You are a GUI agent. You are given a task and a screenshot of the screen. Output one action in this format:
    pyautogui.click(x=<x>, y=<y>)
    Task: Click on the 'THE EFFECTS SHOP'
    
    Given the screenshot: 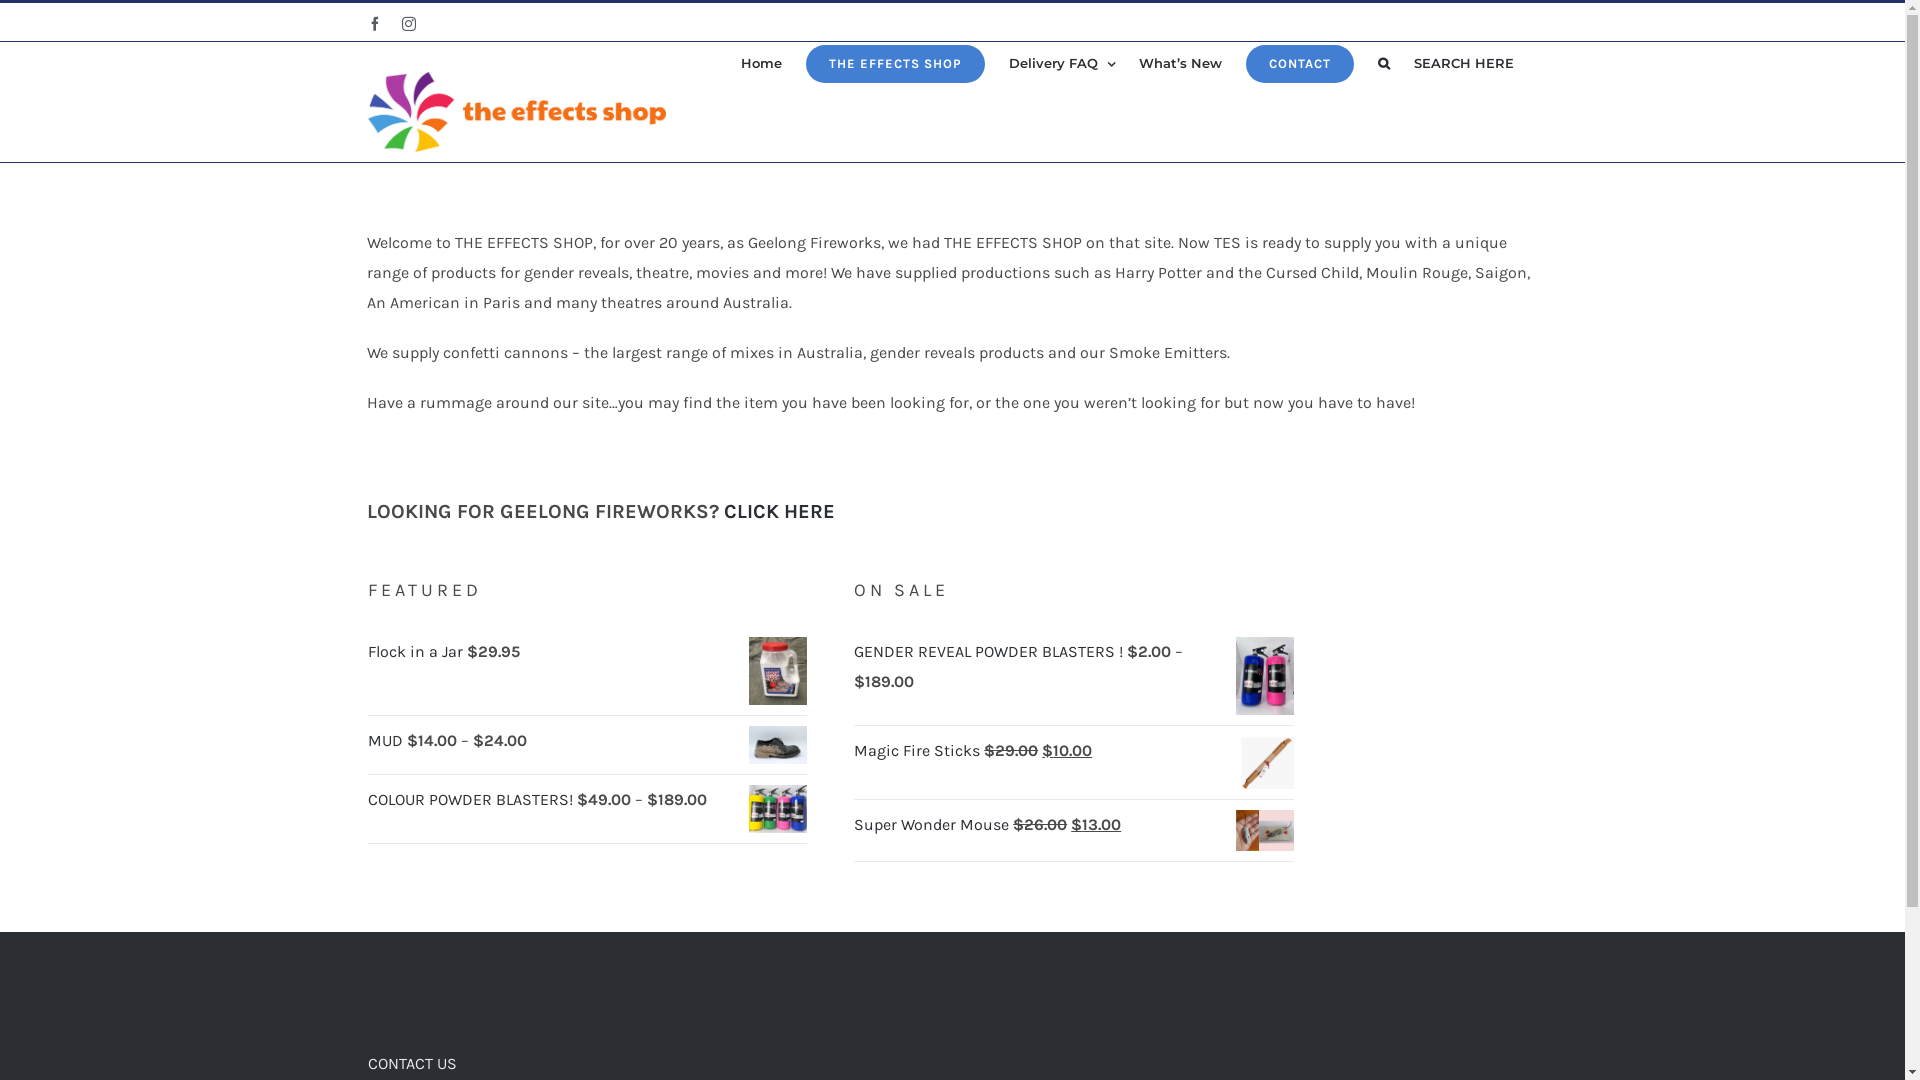 What is the action you would take?
    pyautogui.click(x=806, y=62)
    